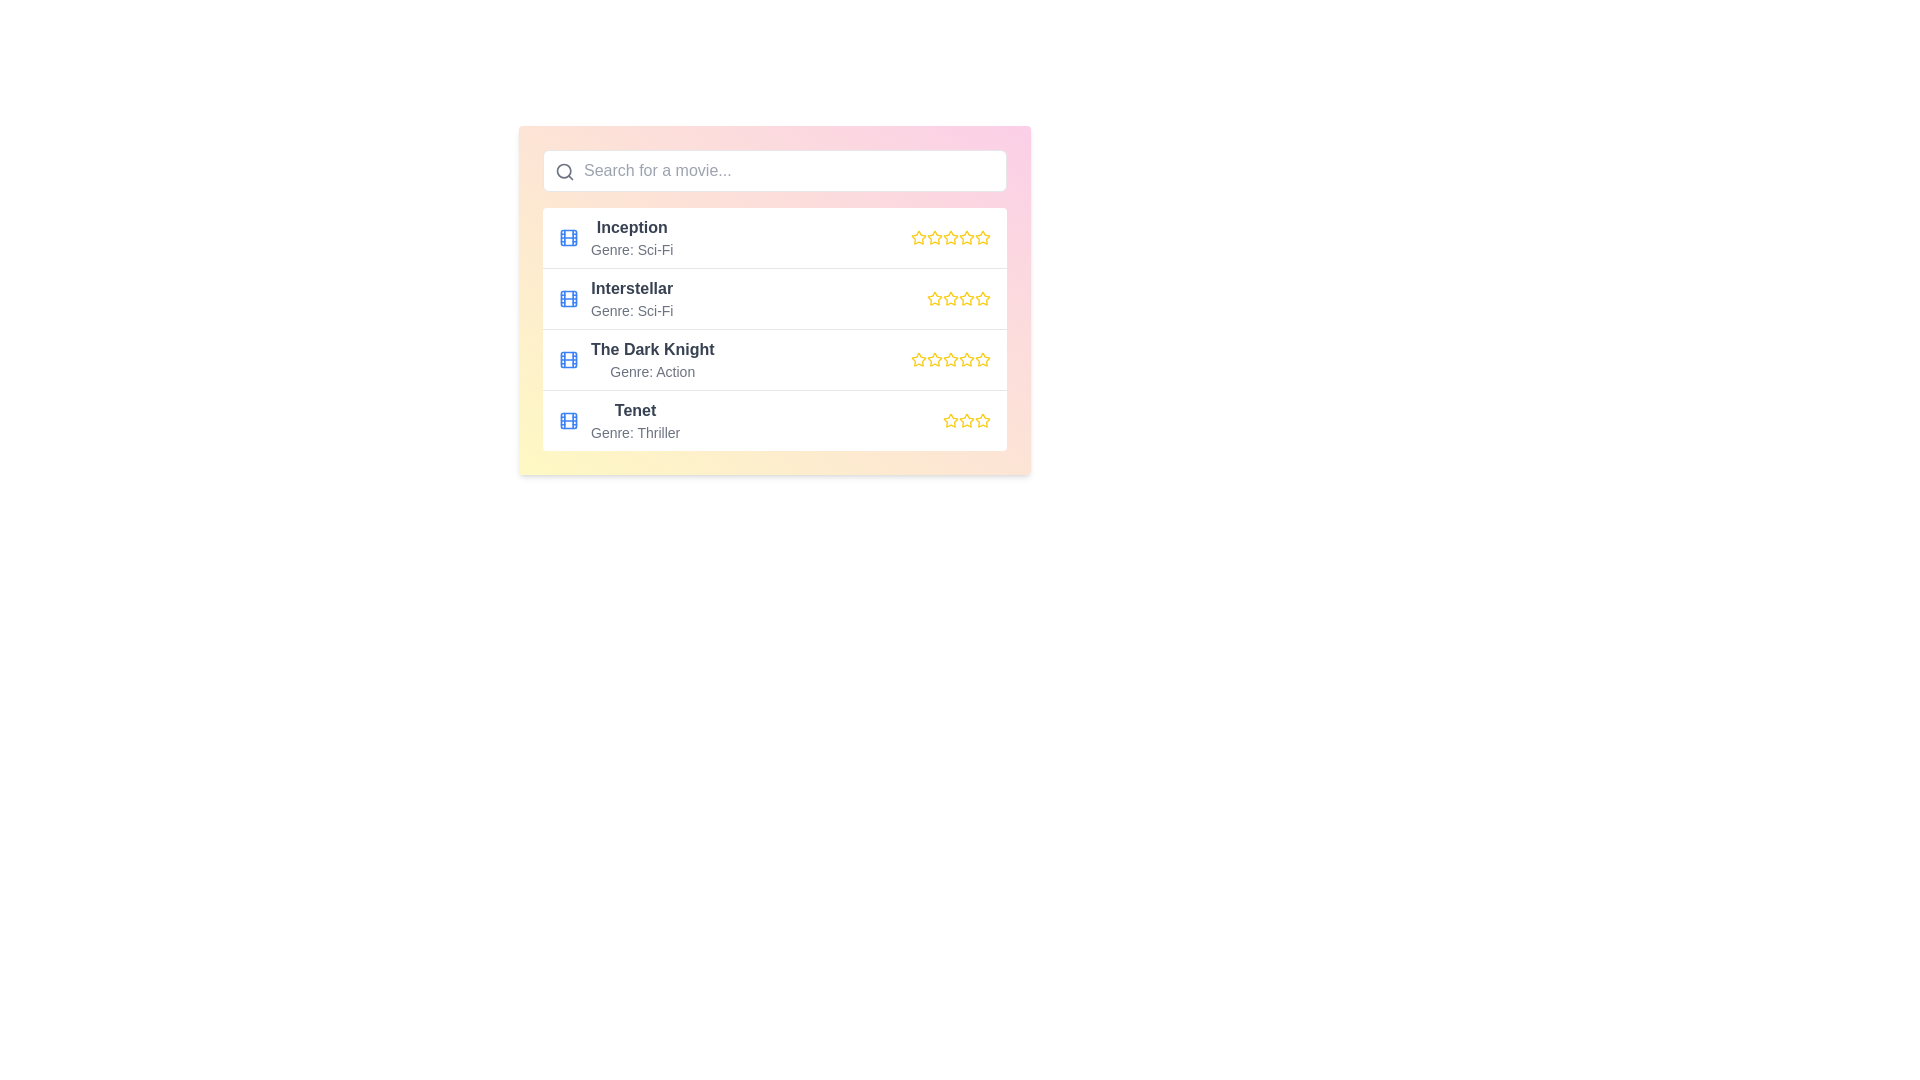  What do you see at coordinates (773, 358) in the screenshot?
I see `the clickable list item displaying the title 'The Dark Knight' and its genre 'Genre: Action'` at bounding box center [773, 358].